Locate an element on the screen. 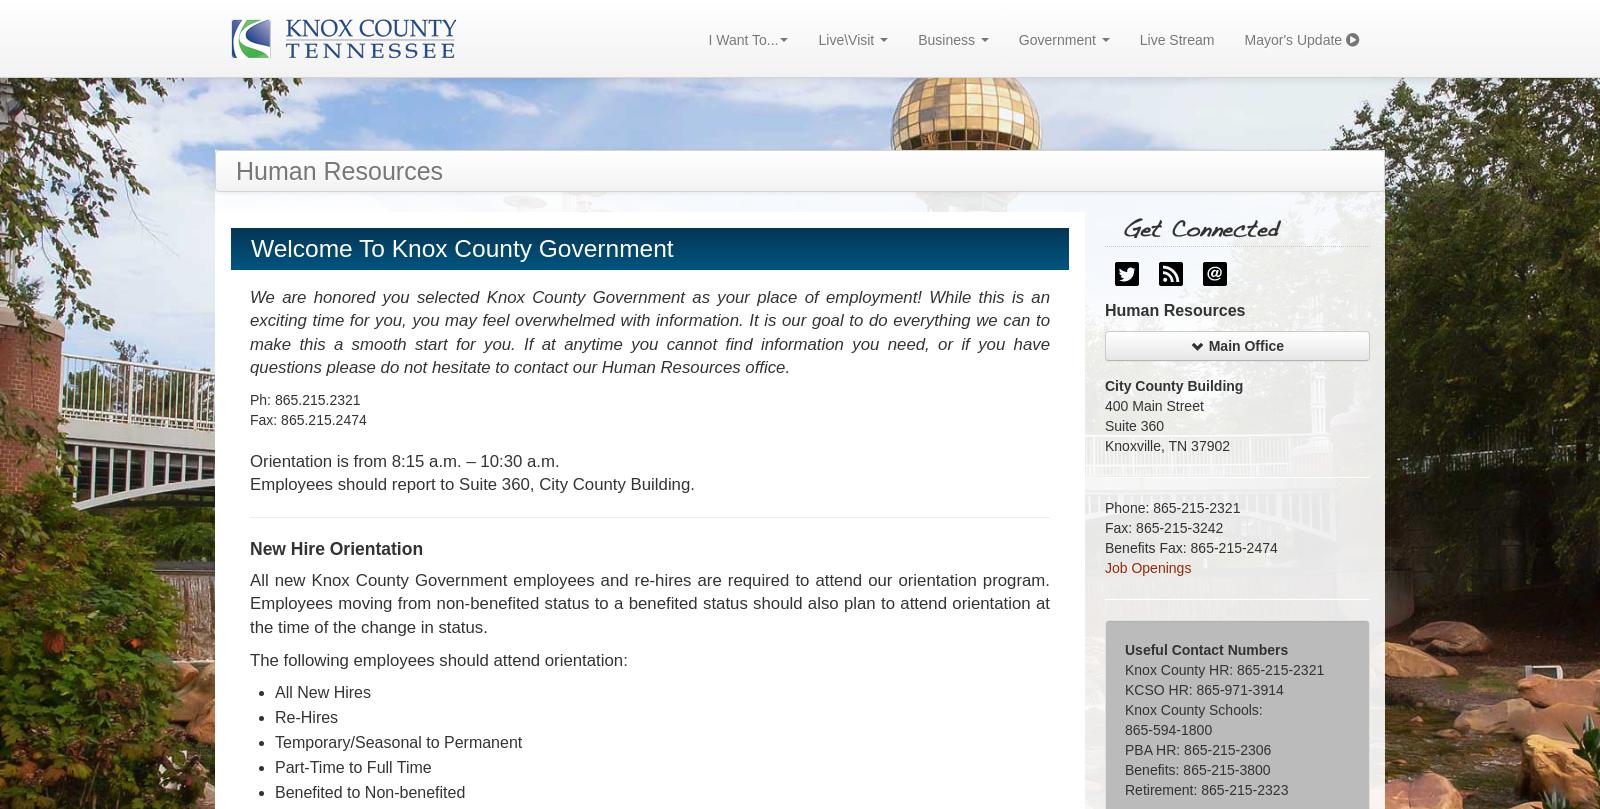 The height and width of the screenshot is (809, 1600). '400 Main Street' is located at coordinates (1153, 405).